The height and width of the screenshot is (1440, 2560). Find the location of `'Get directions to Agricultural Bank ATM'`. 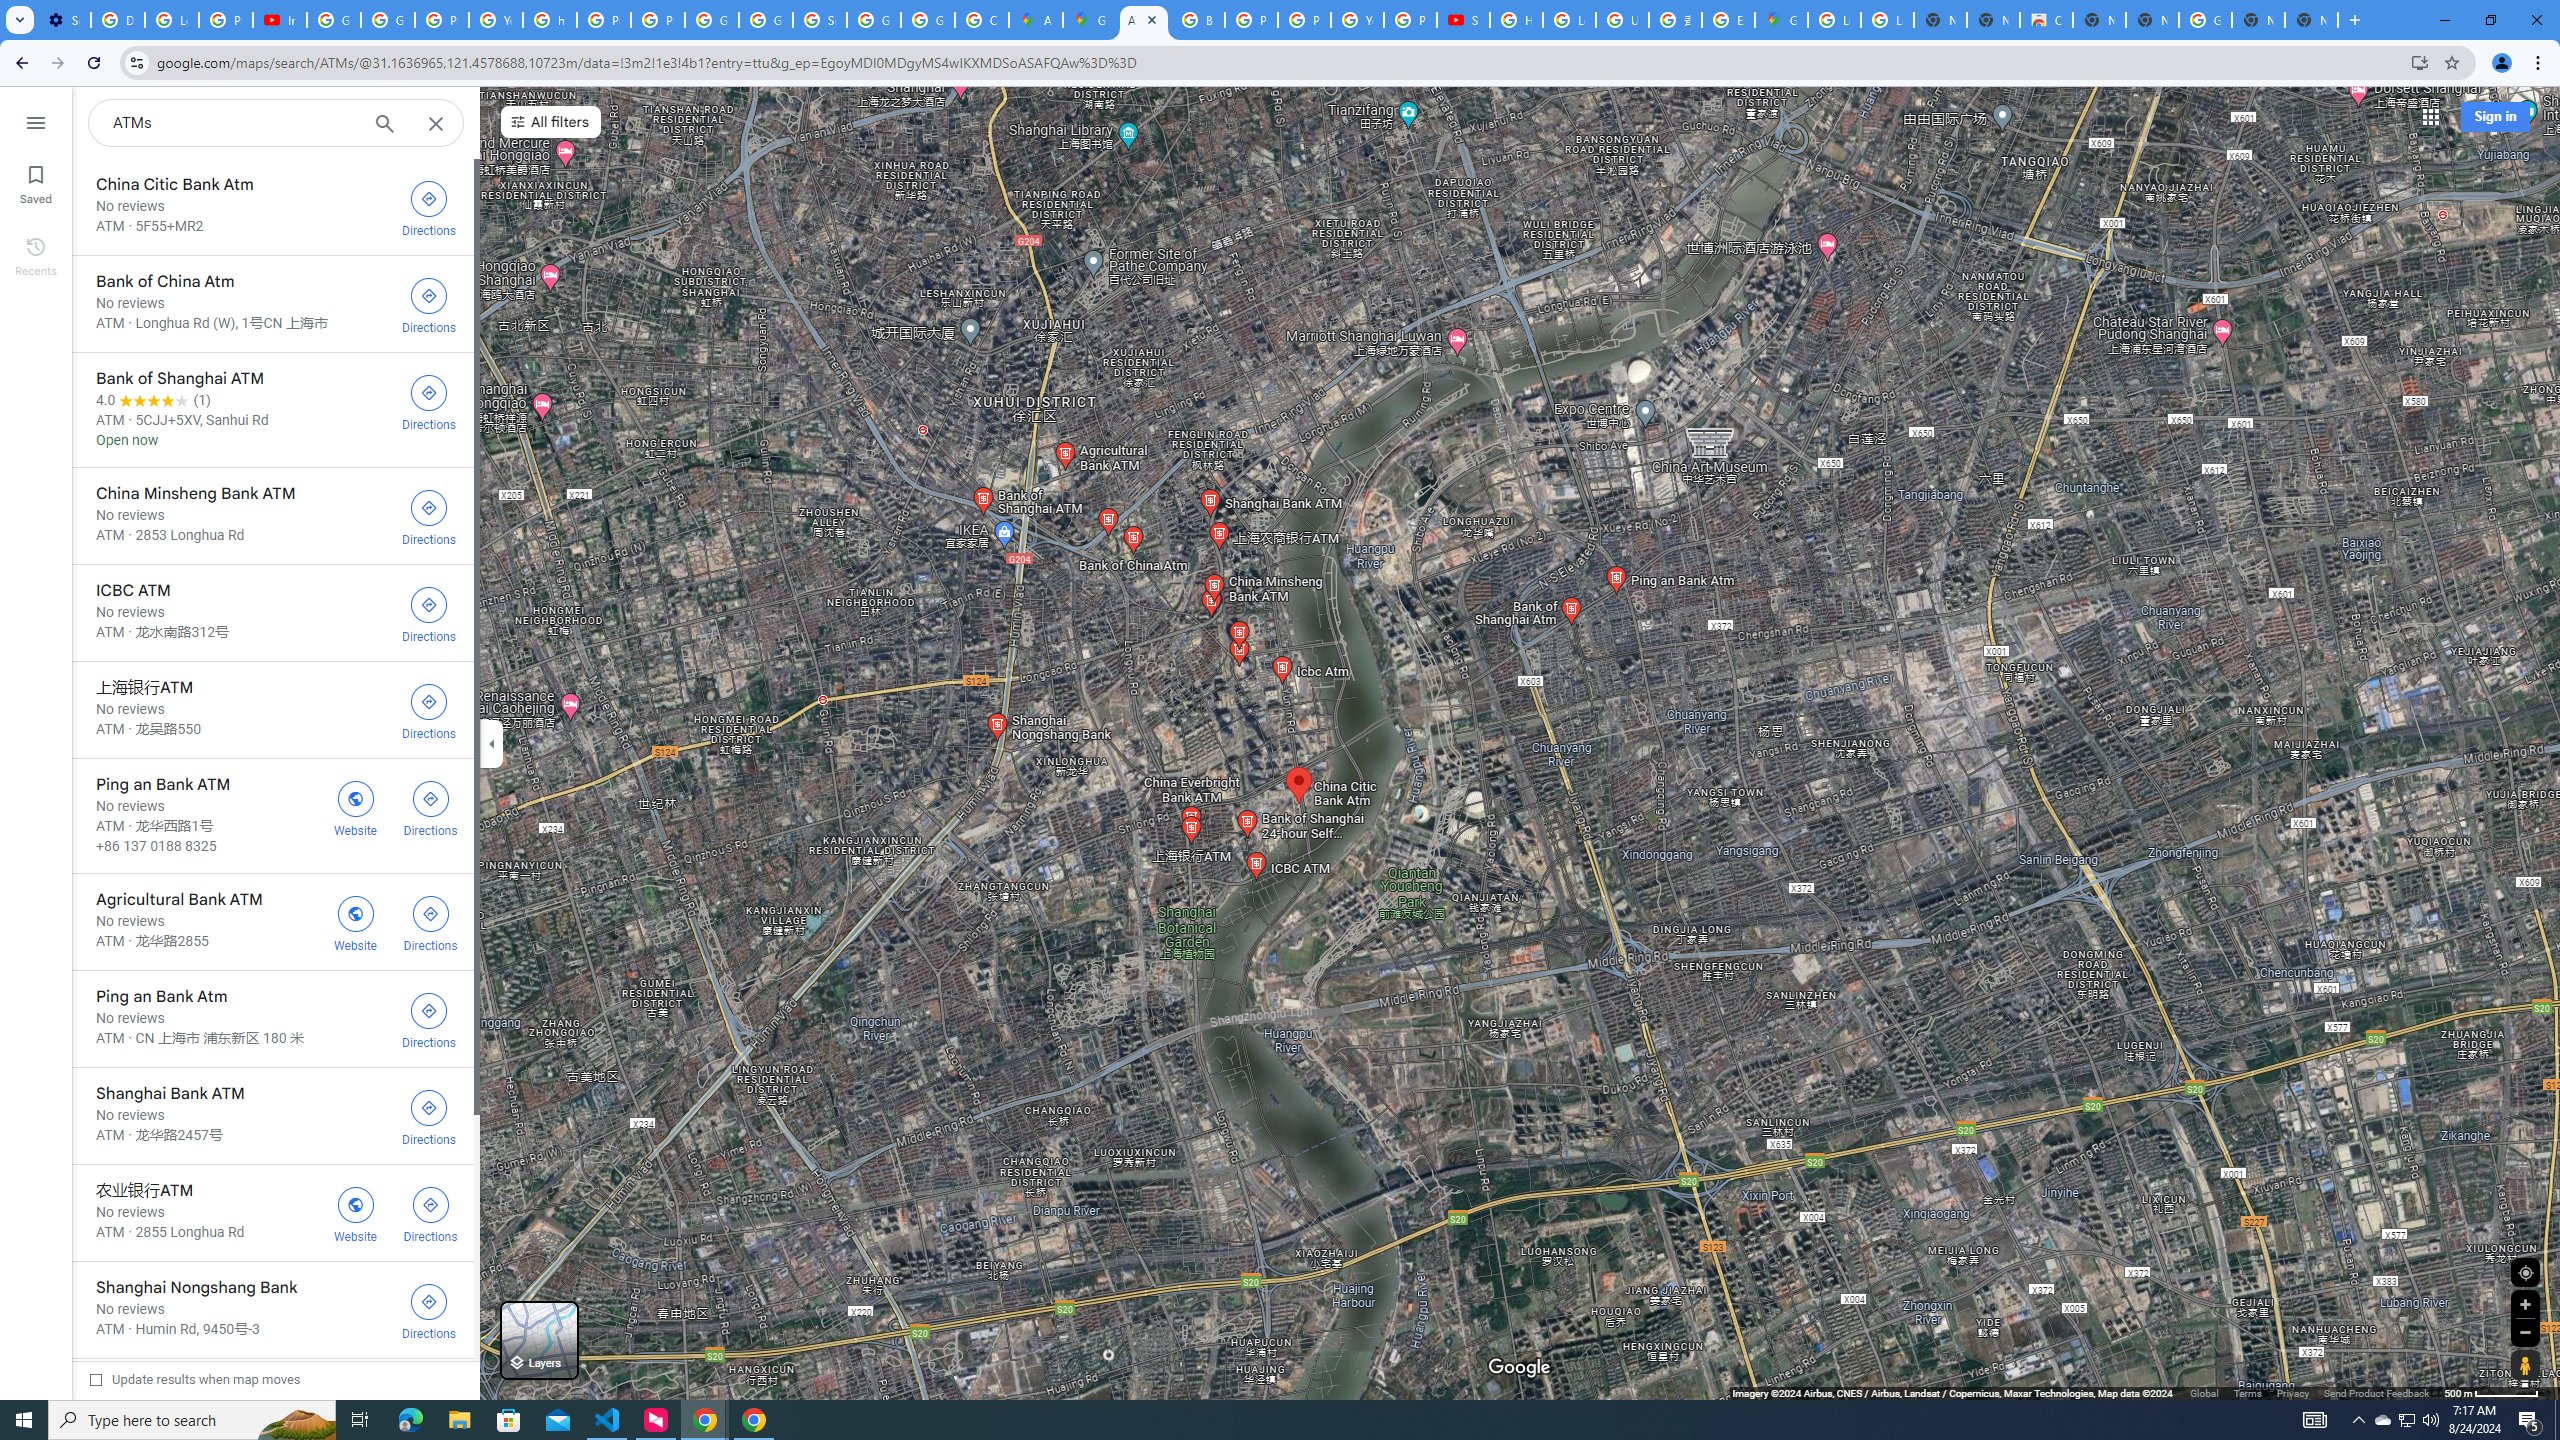

'Get directions to Agricultural Bank ATM' is located at coordinates (431, 920).